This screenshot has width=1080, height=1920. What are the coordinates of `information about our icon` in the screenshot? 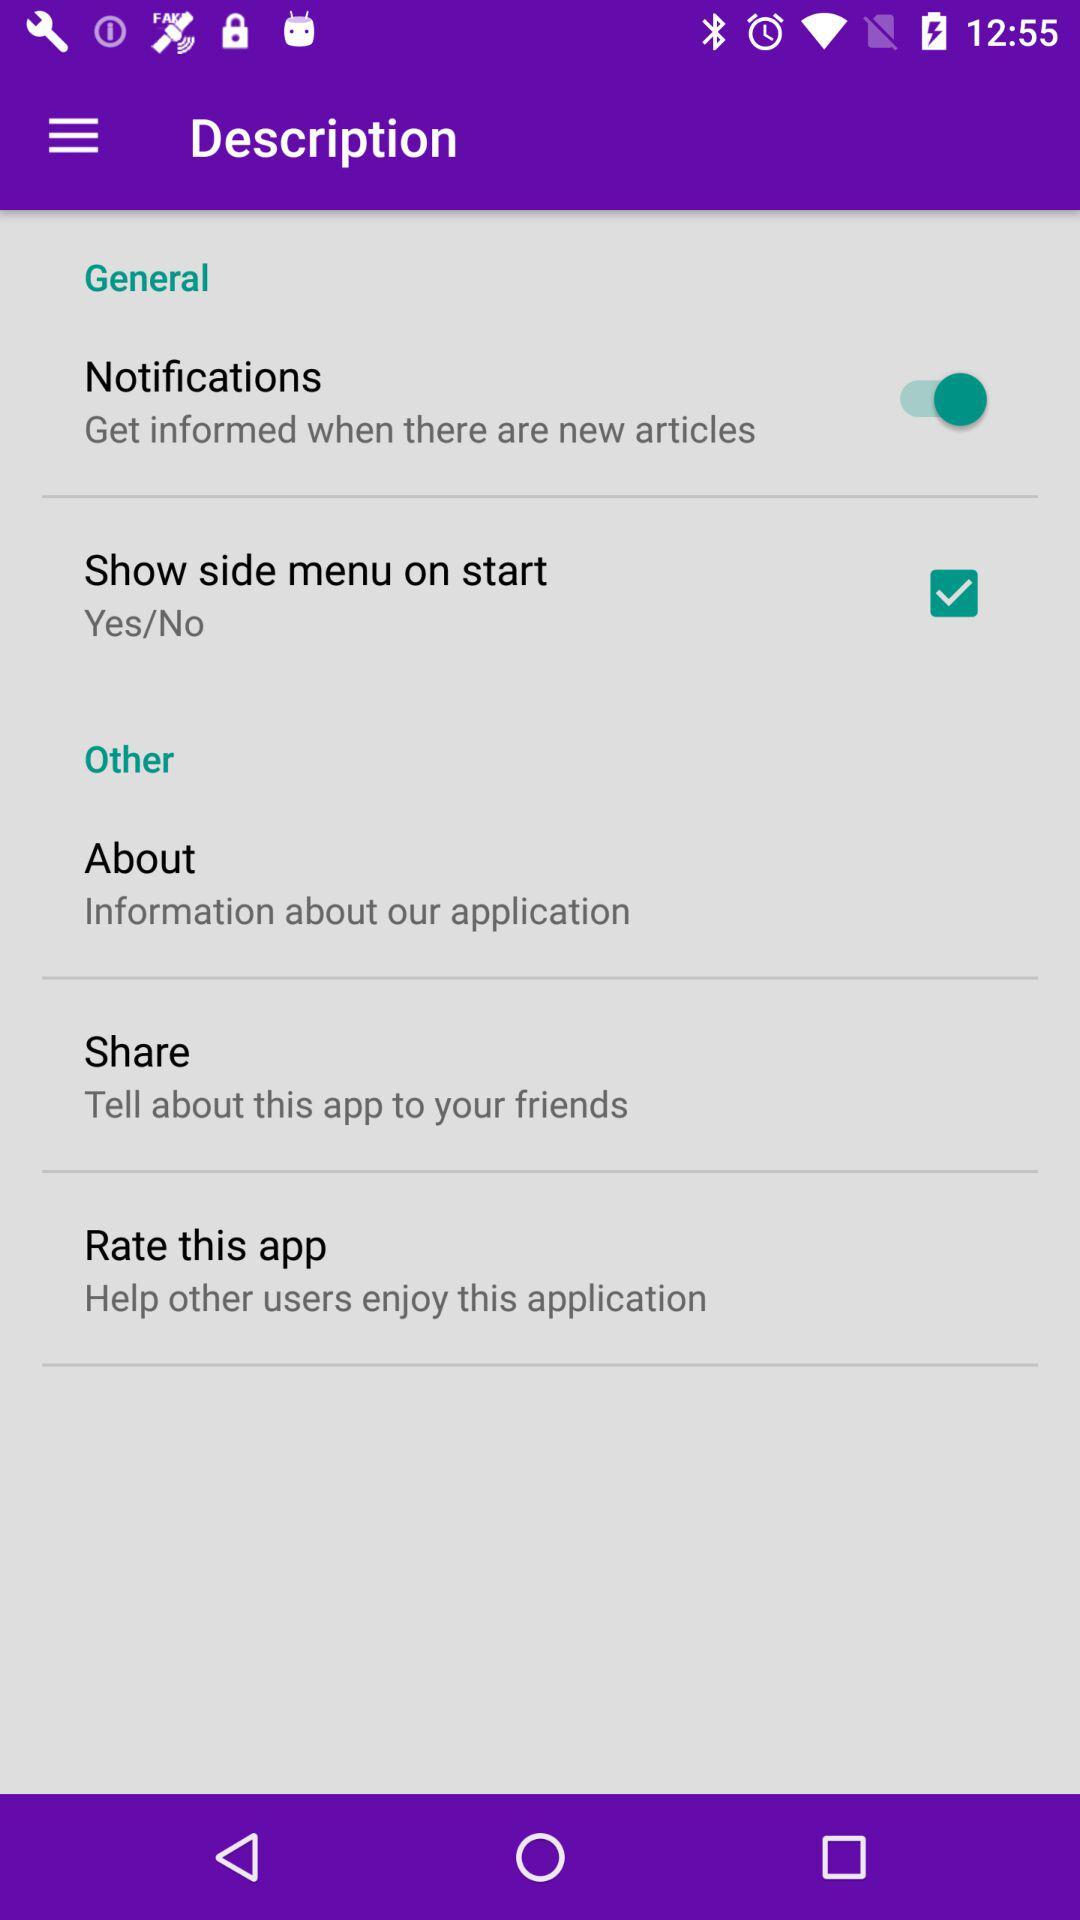 It's located at (356, 908).